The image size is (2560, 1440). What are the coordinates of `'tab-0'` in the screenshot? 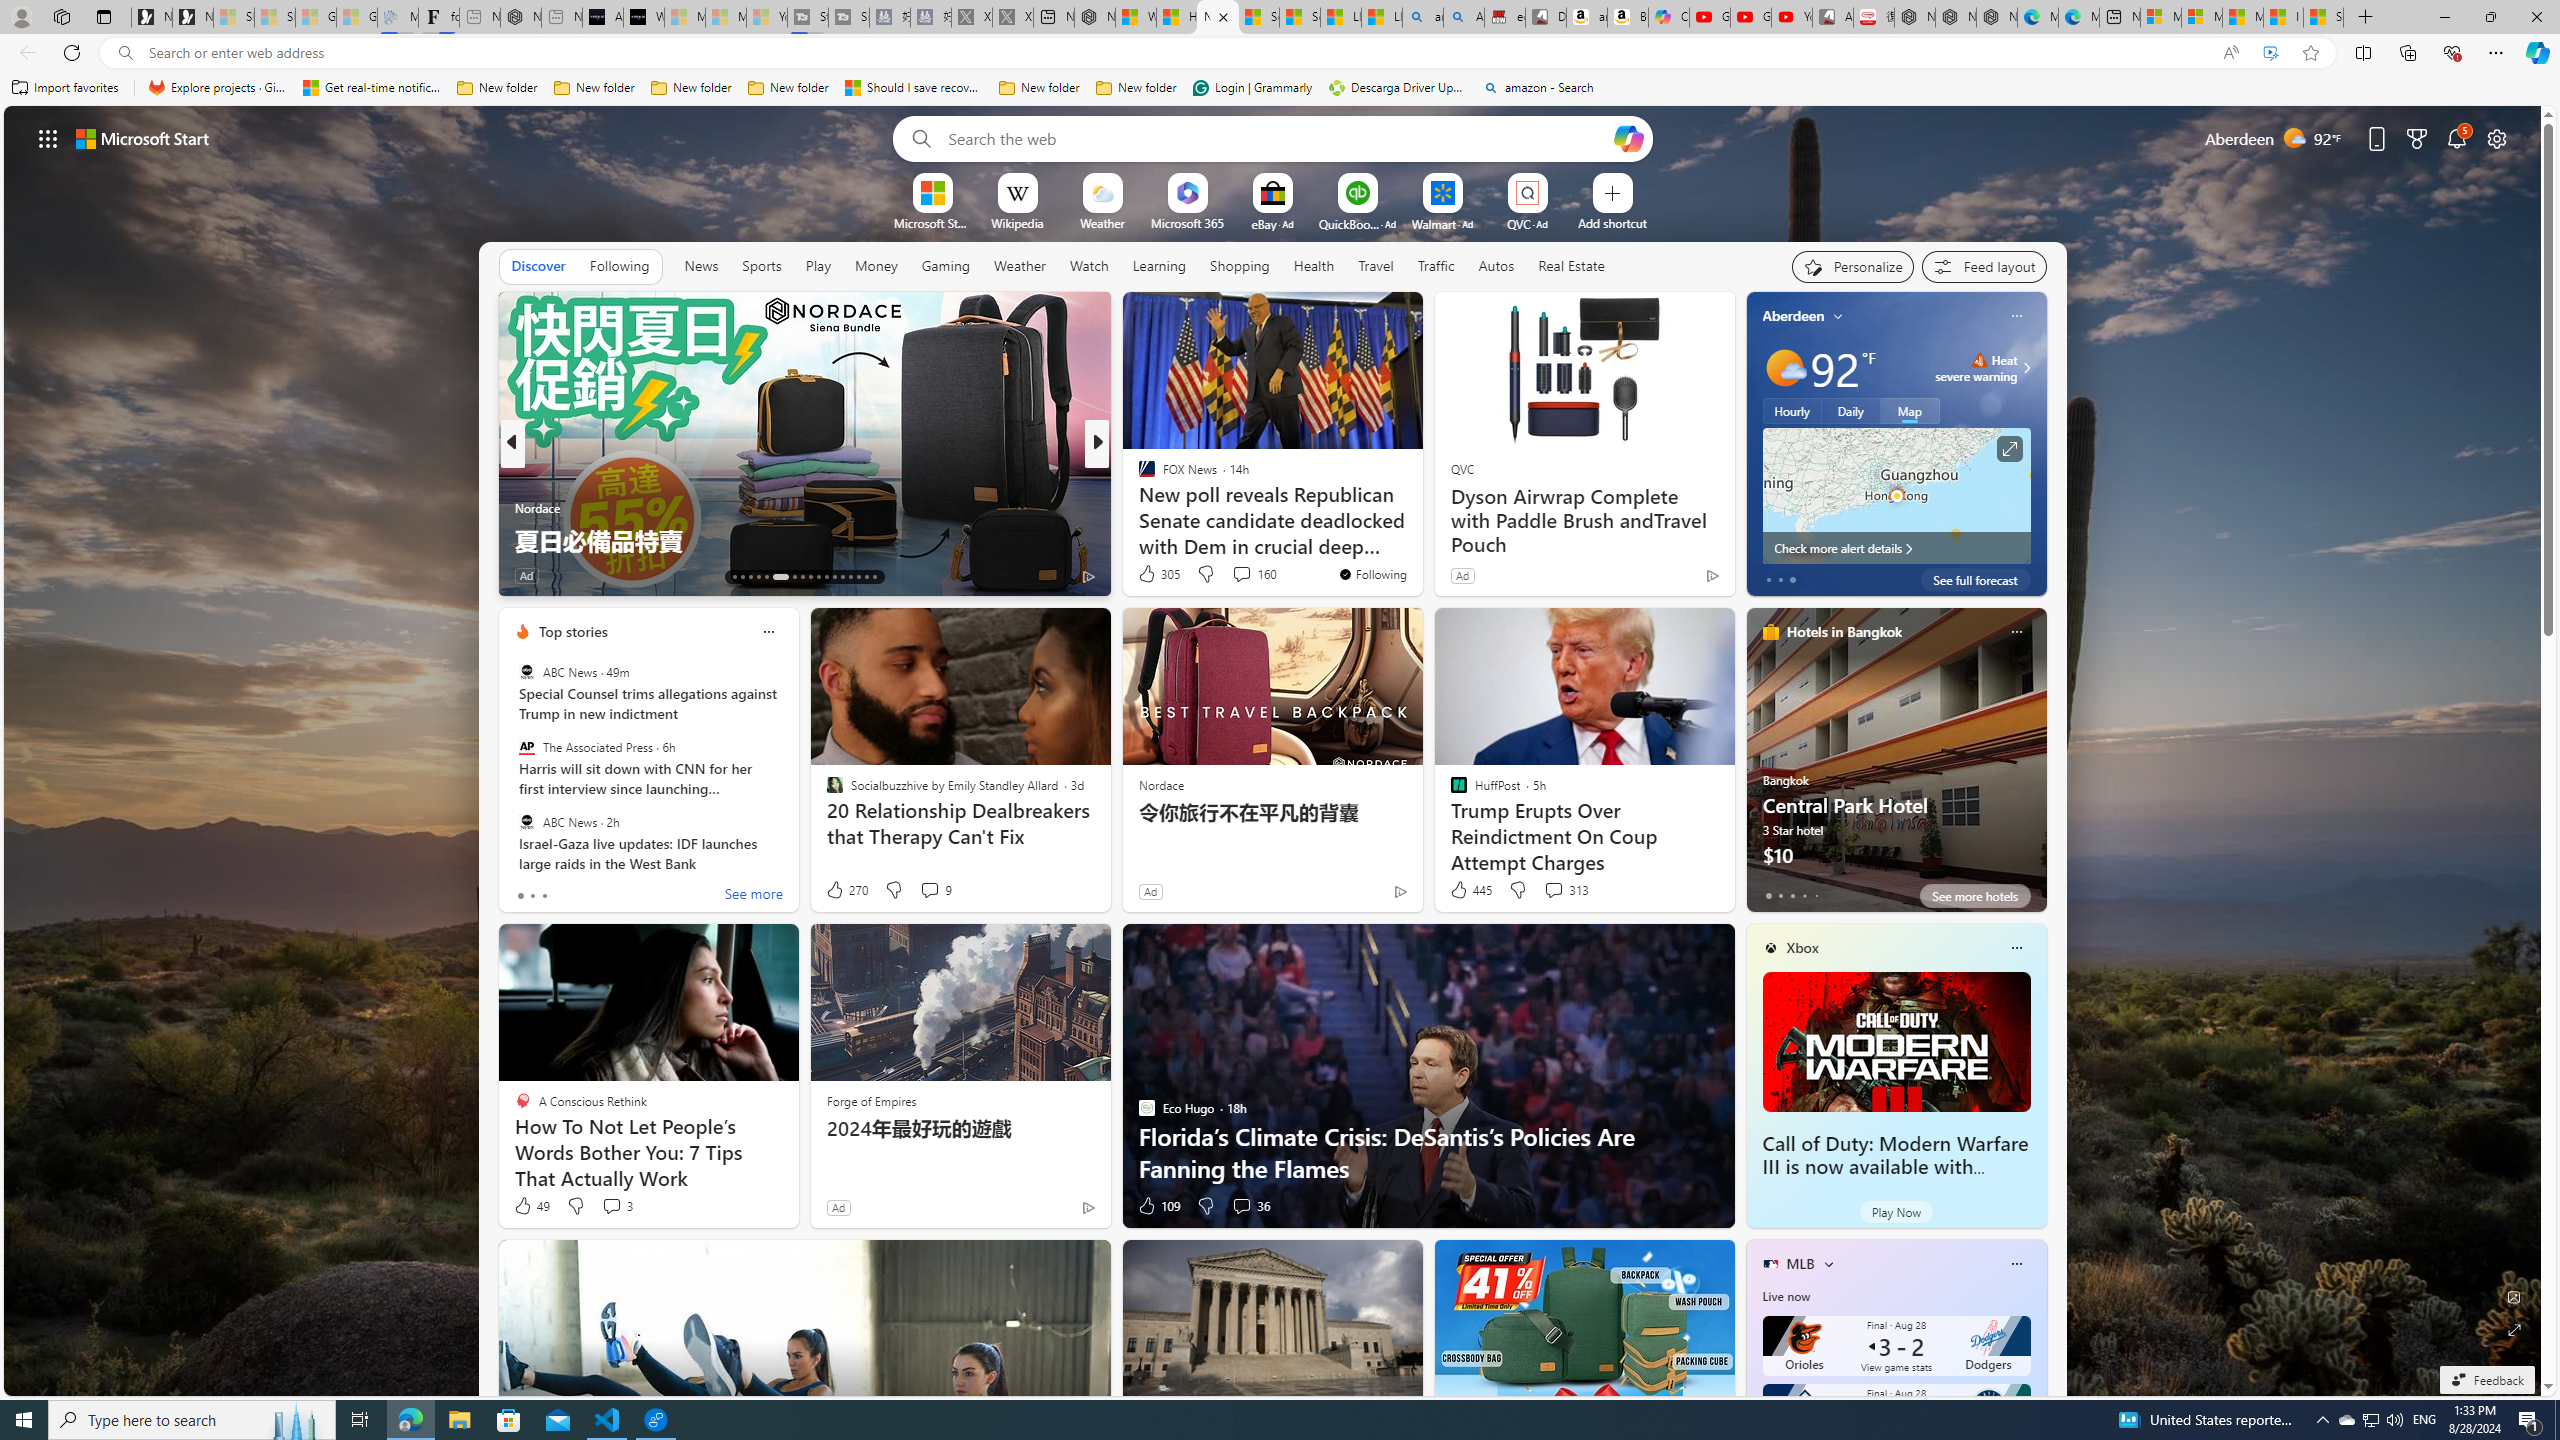 It's located at (1766, 895).